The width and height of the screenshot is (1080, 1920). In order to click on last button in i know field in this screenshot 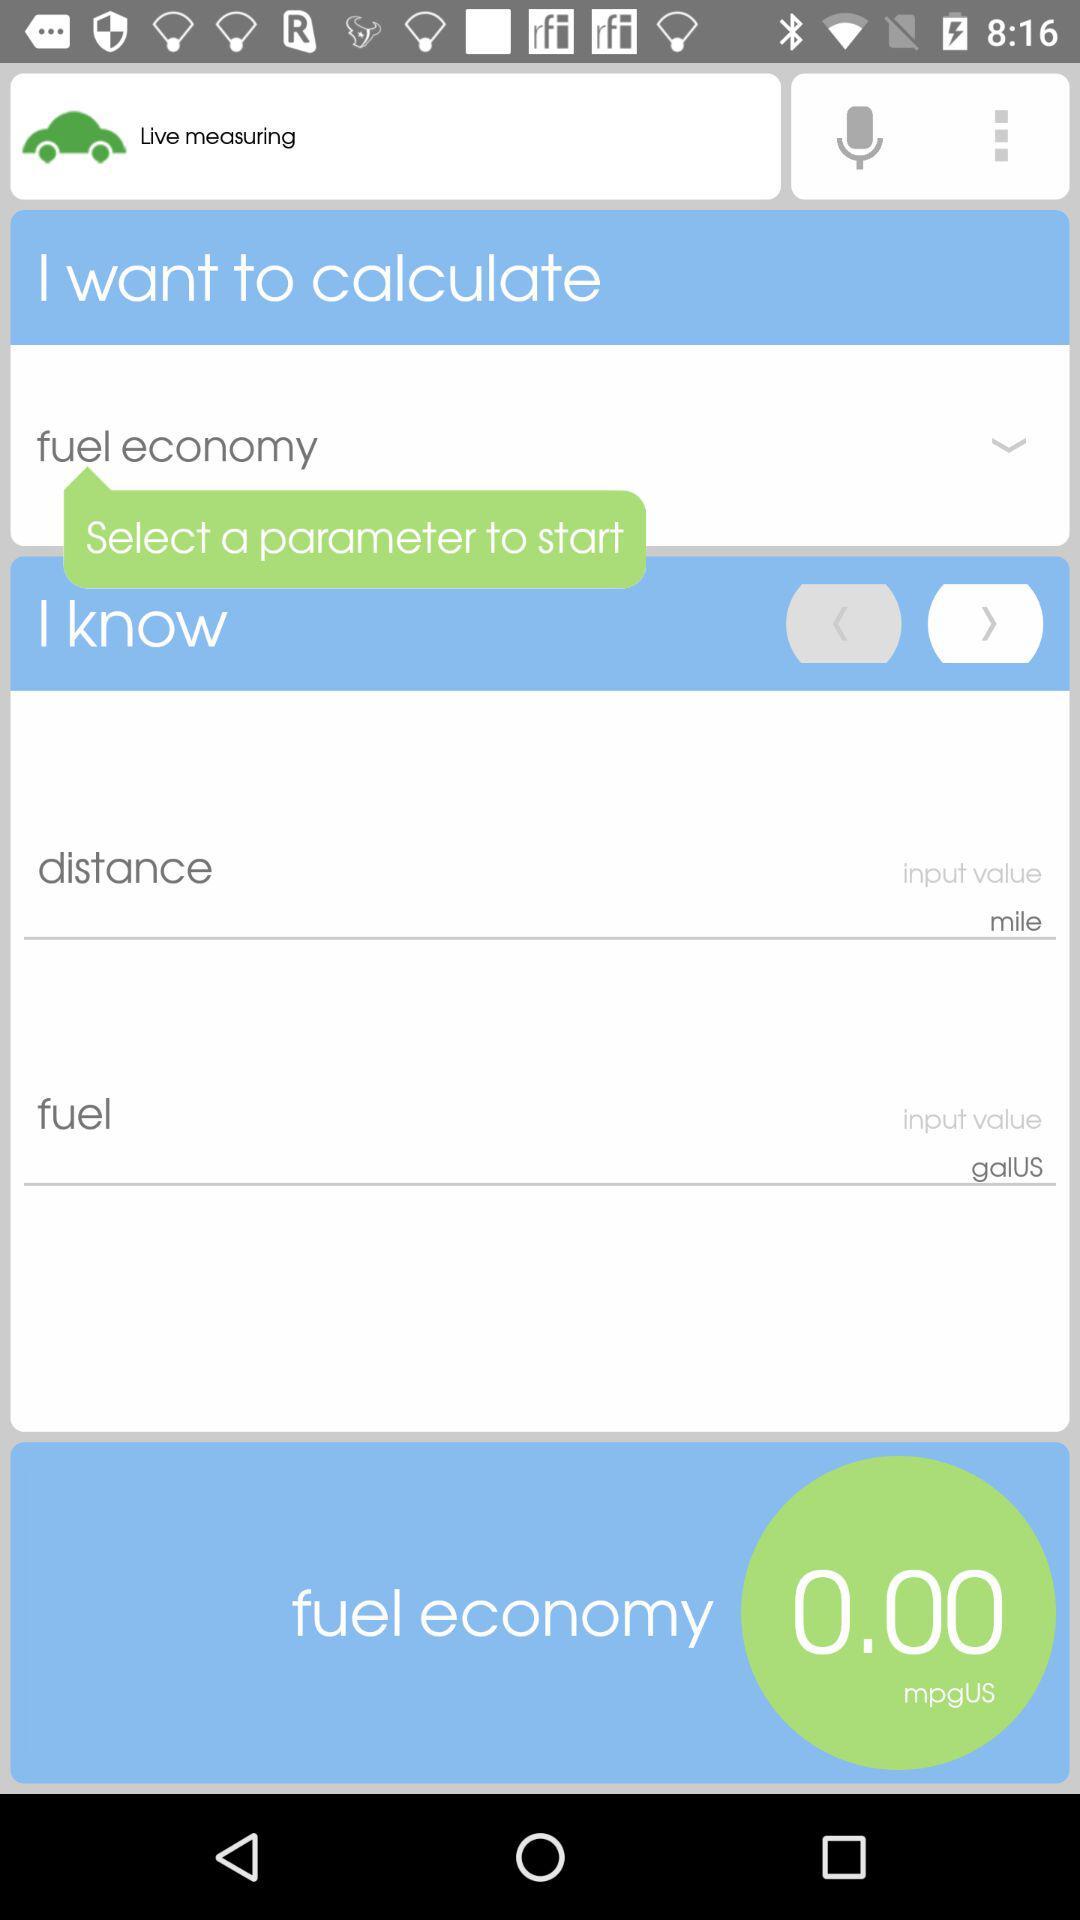, I will do `click(984, 622)`.